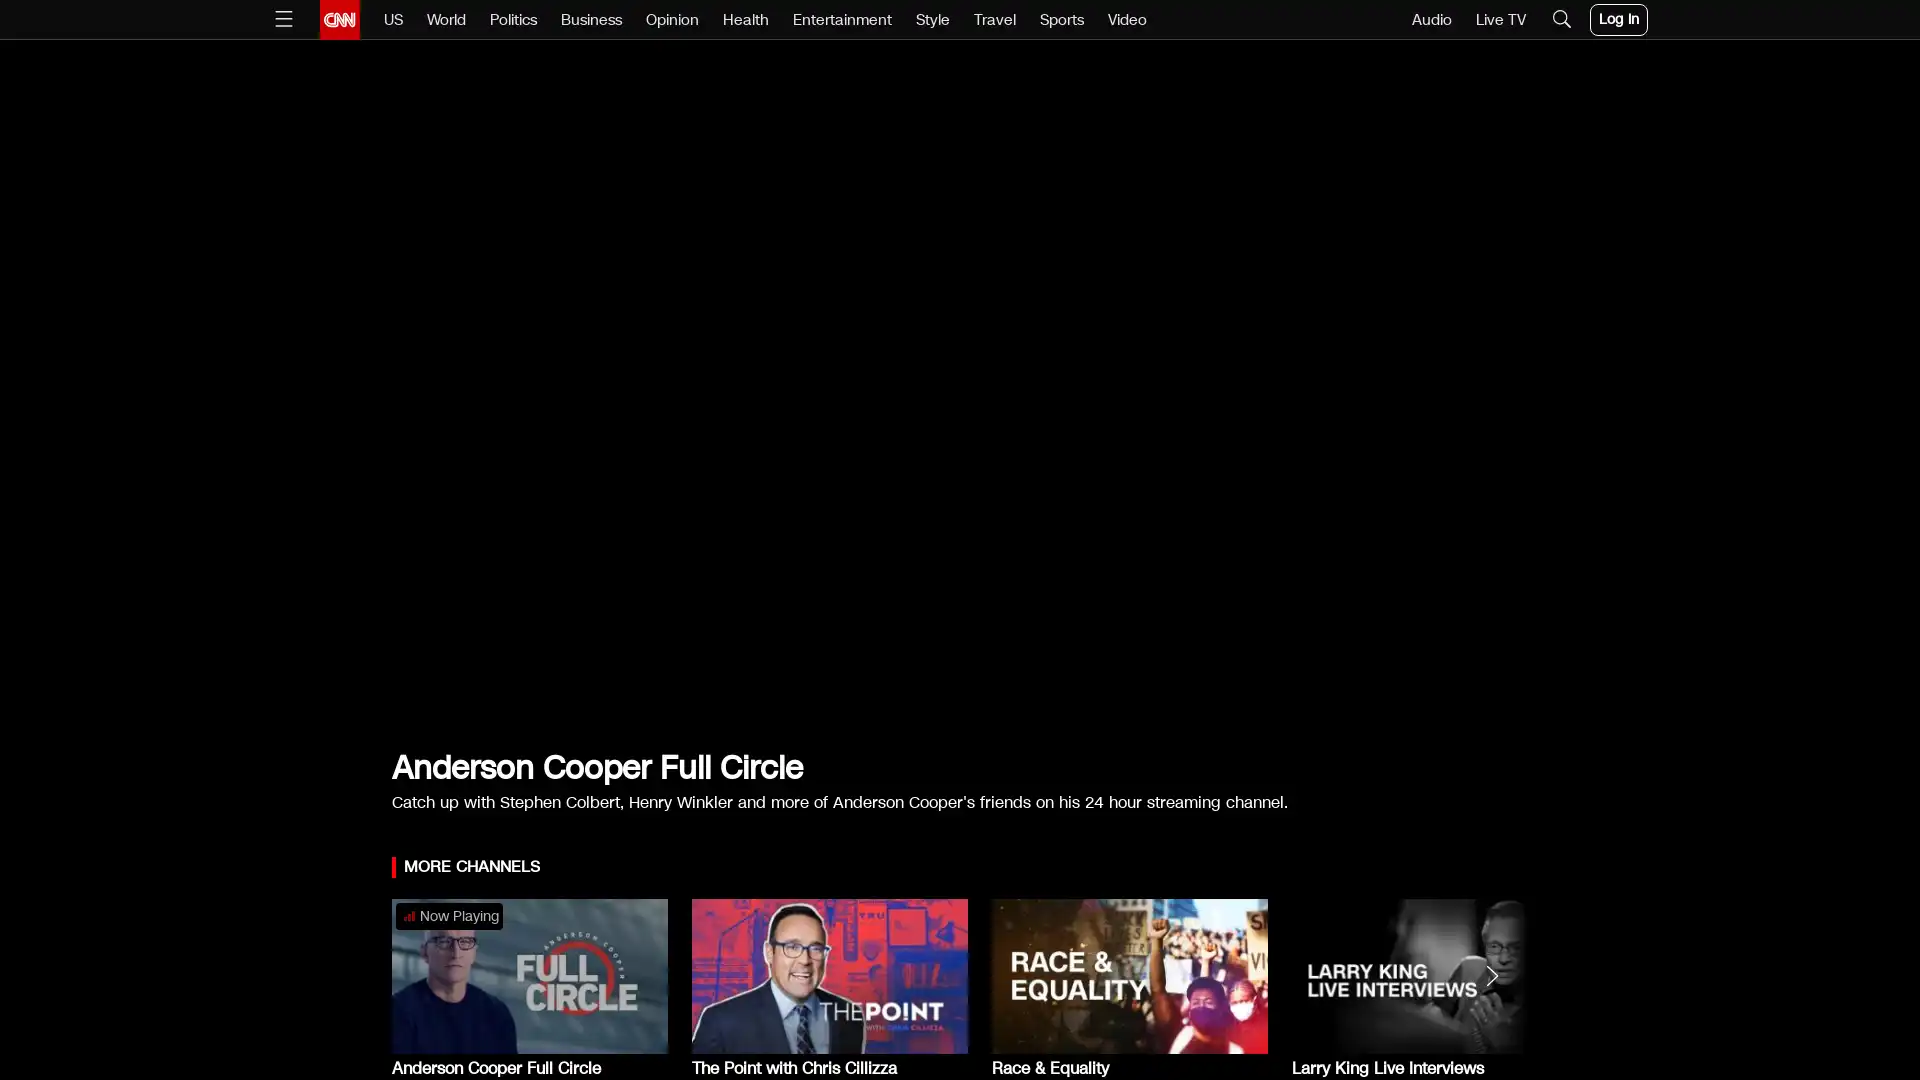 The width and height of the screenshot is (1920, 1080). I want to click on Search Icon, so click(1559, 19).